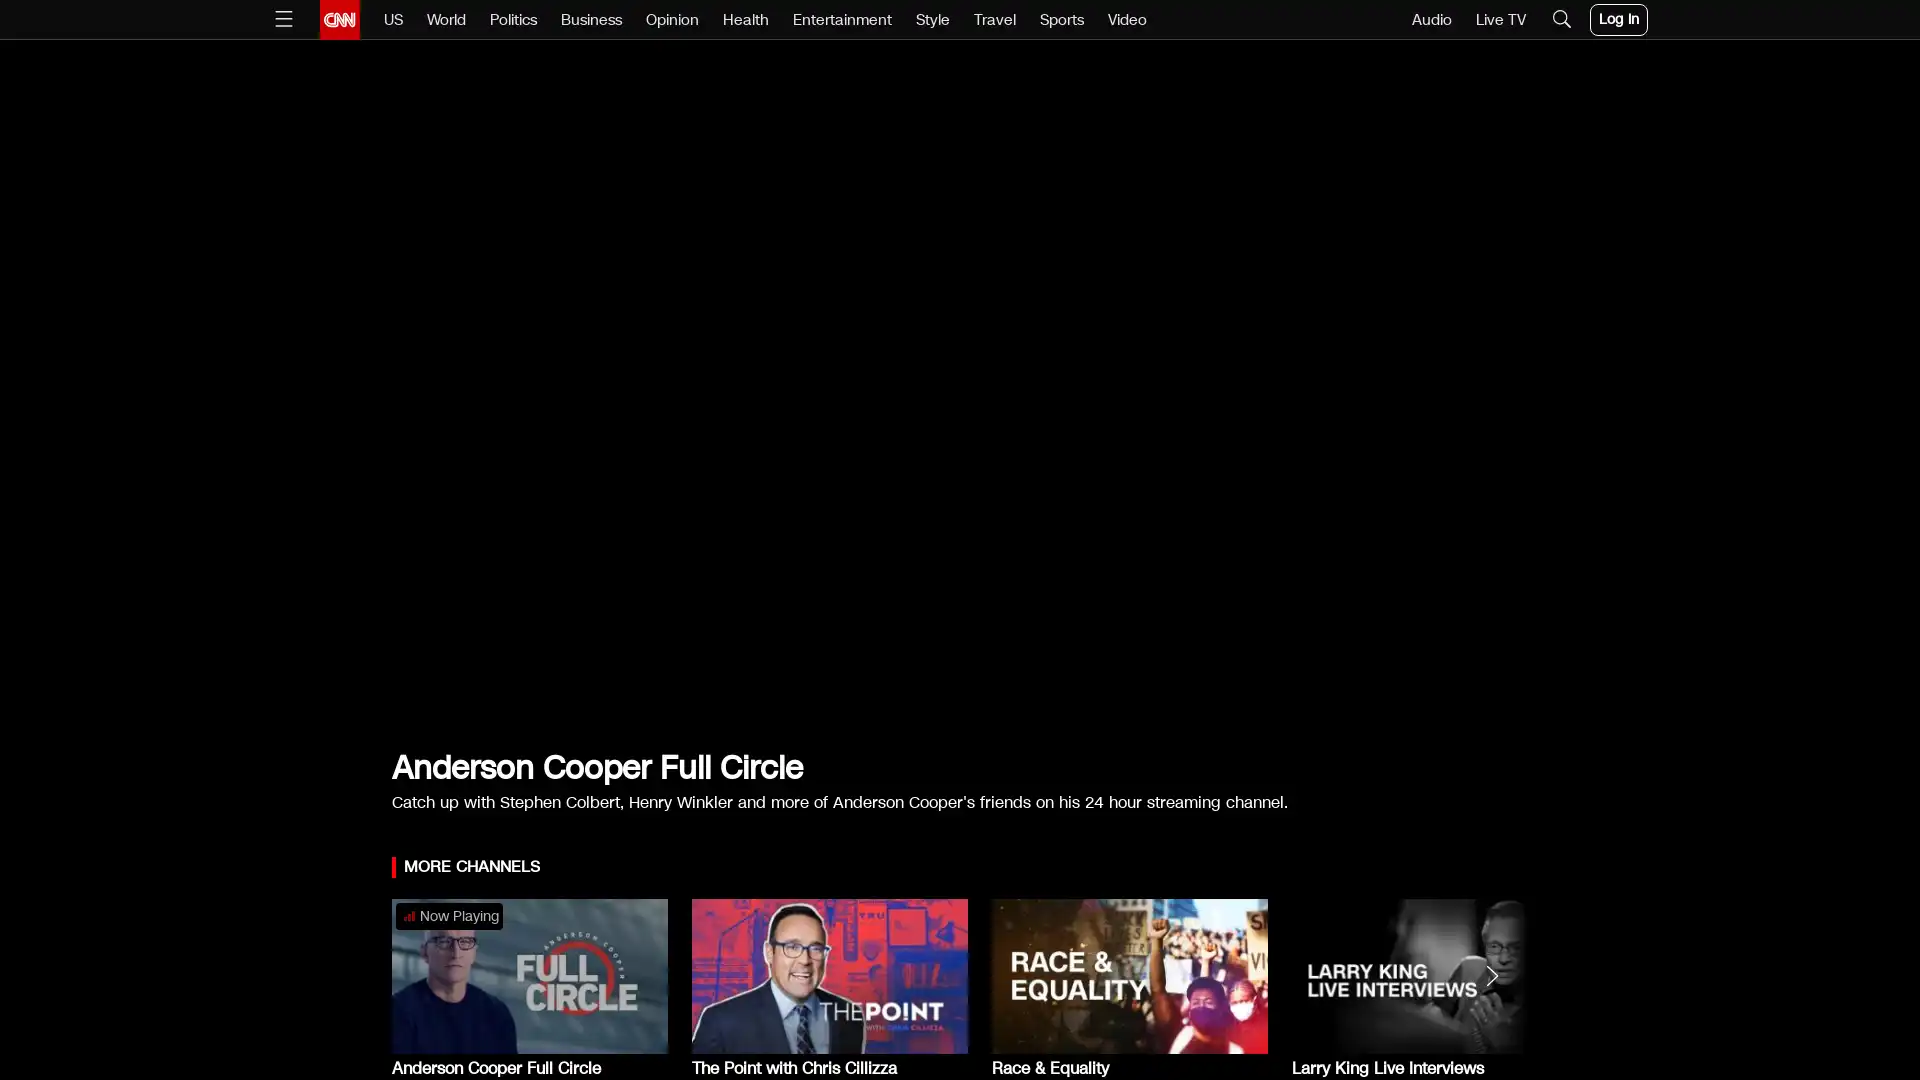 The width and height of the screenshot is (1920, 1080). I want to click on Search Icon, so click(1559, 19).